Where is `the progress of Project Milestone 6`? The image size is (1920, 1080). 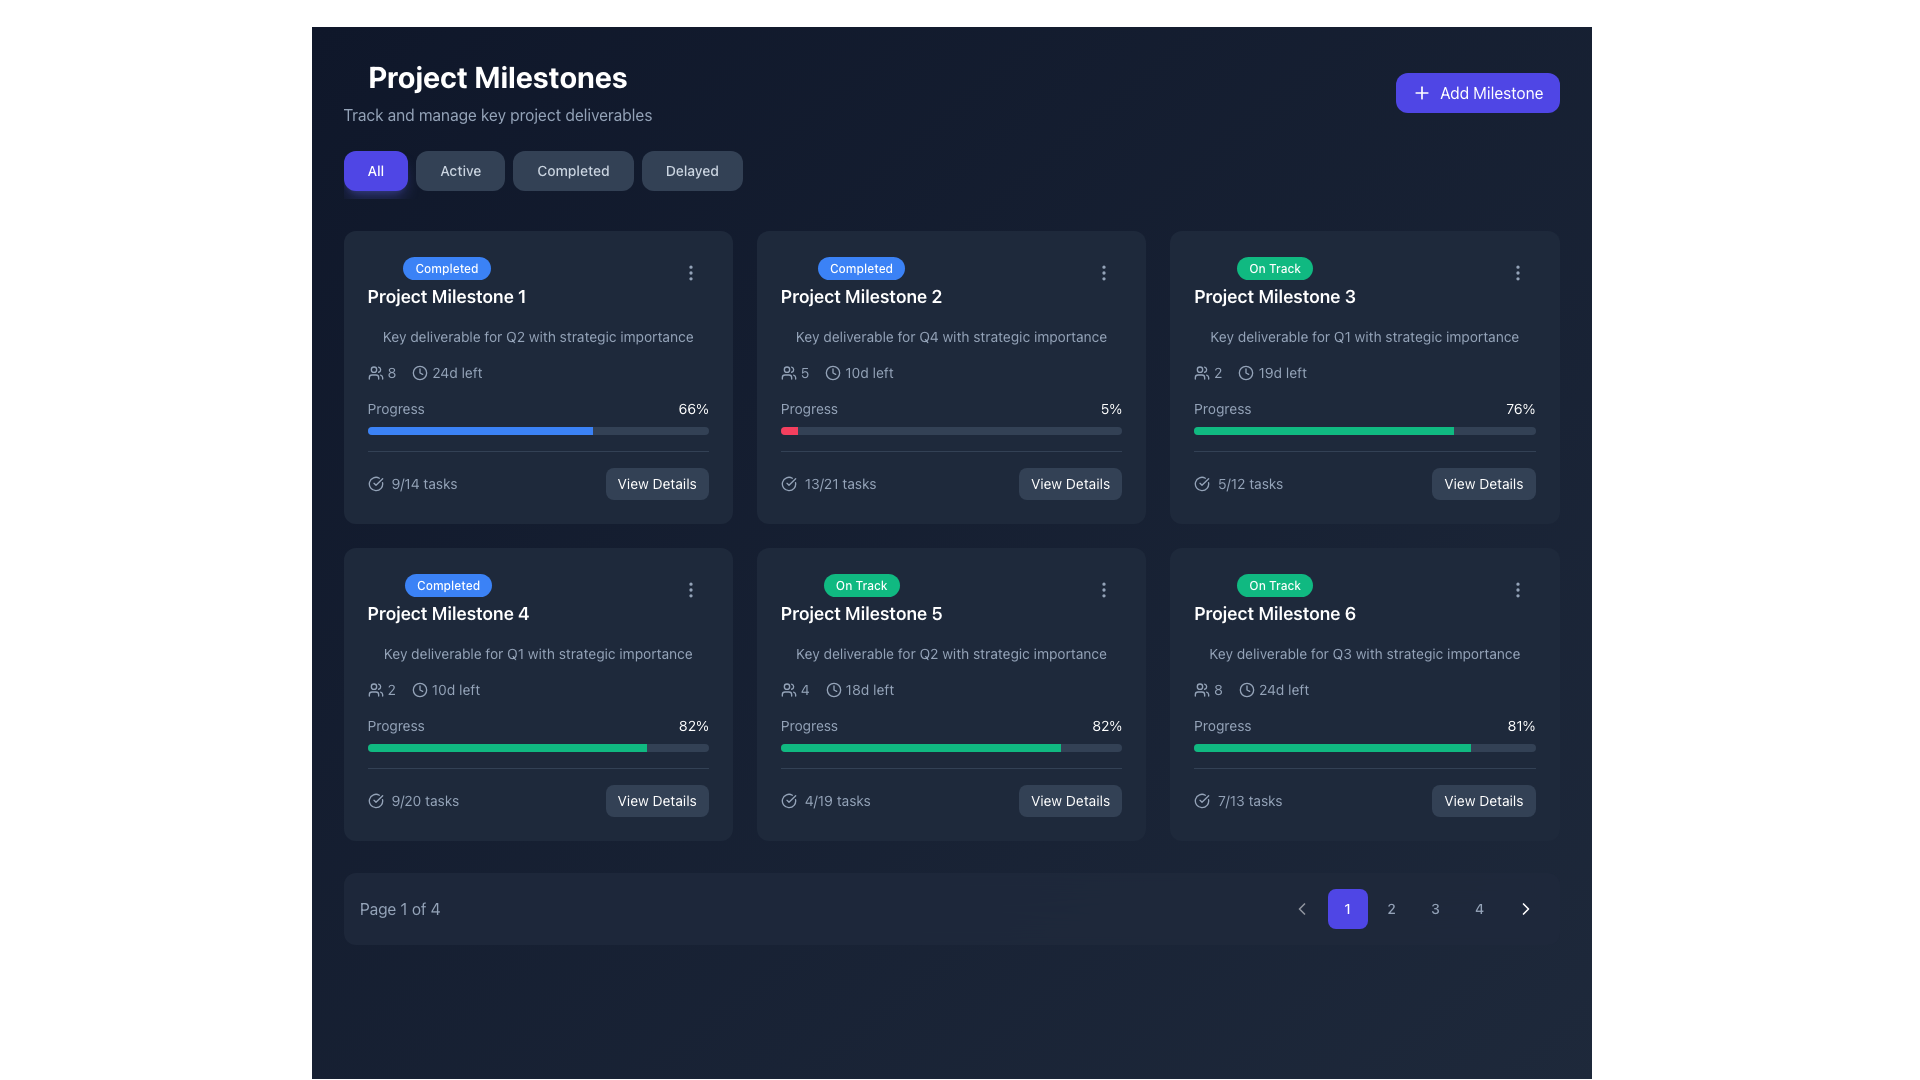 the progress of Project Milestone 6 is located at coordinates (1326, 748).